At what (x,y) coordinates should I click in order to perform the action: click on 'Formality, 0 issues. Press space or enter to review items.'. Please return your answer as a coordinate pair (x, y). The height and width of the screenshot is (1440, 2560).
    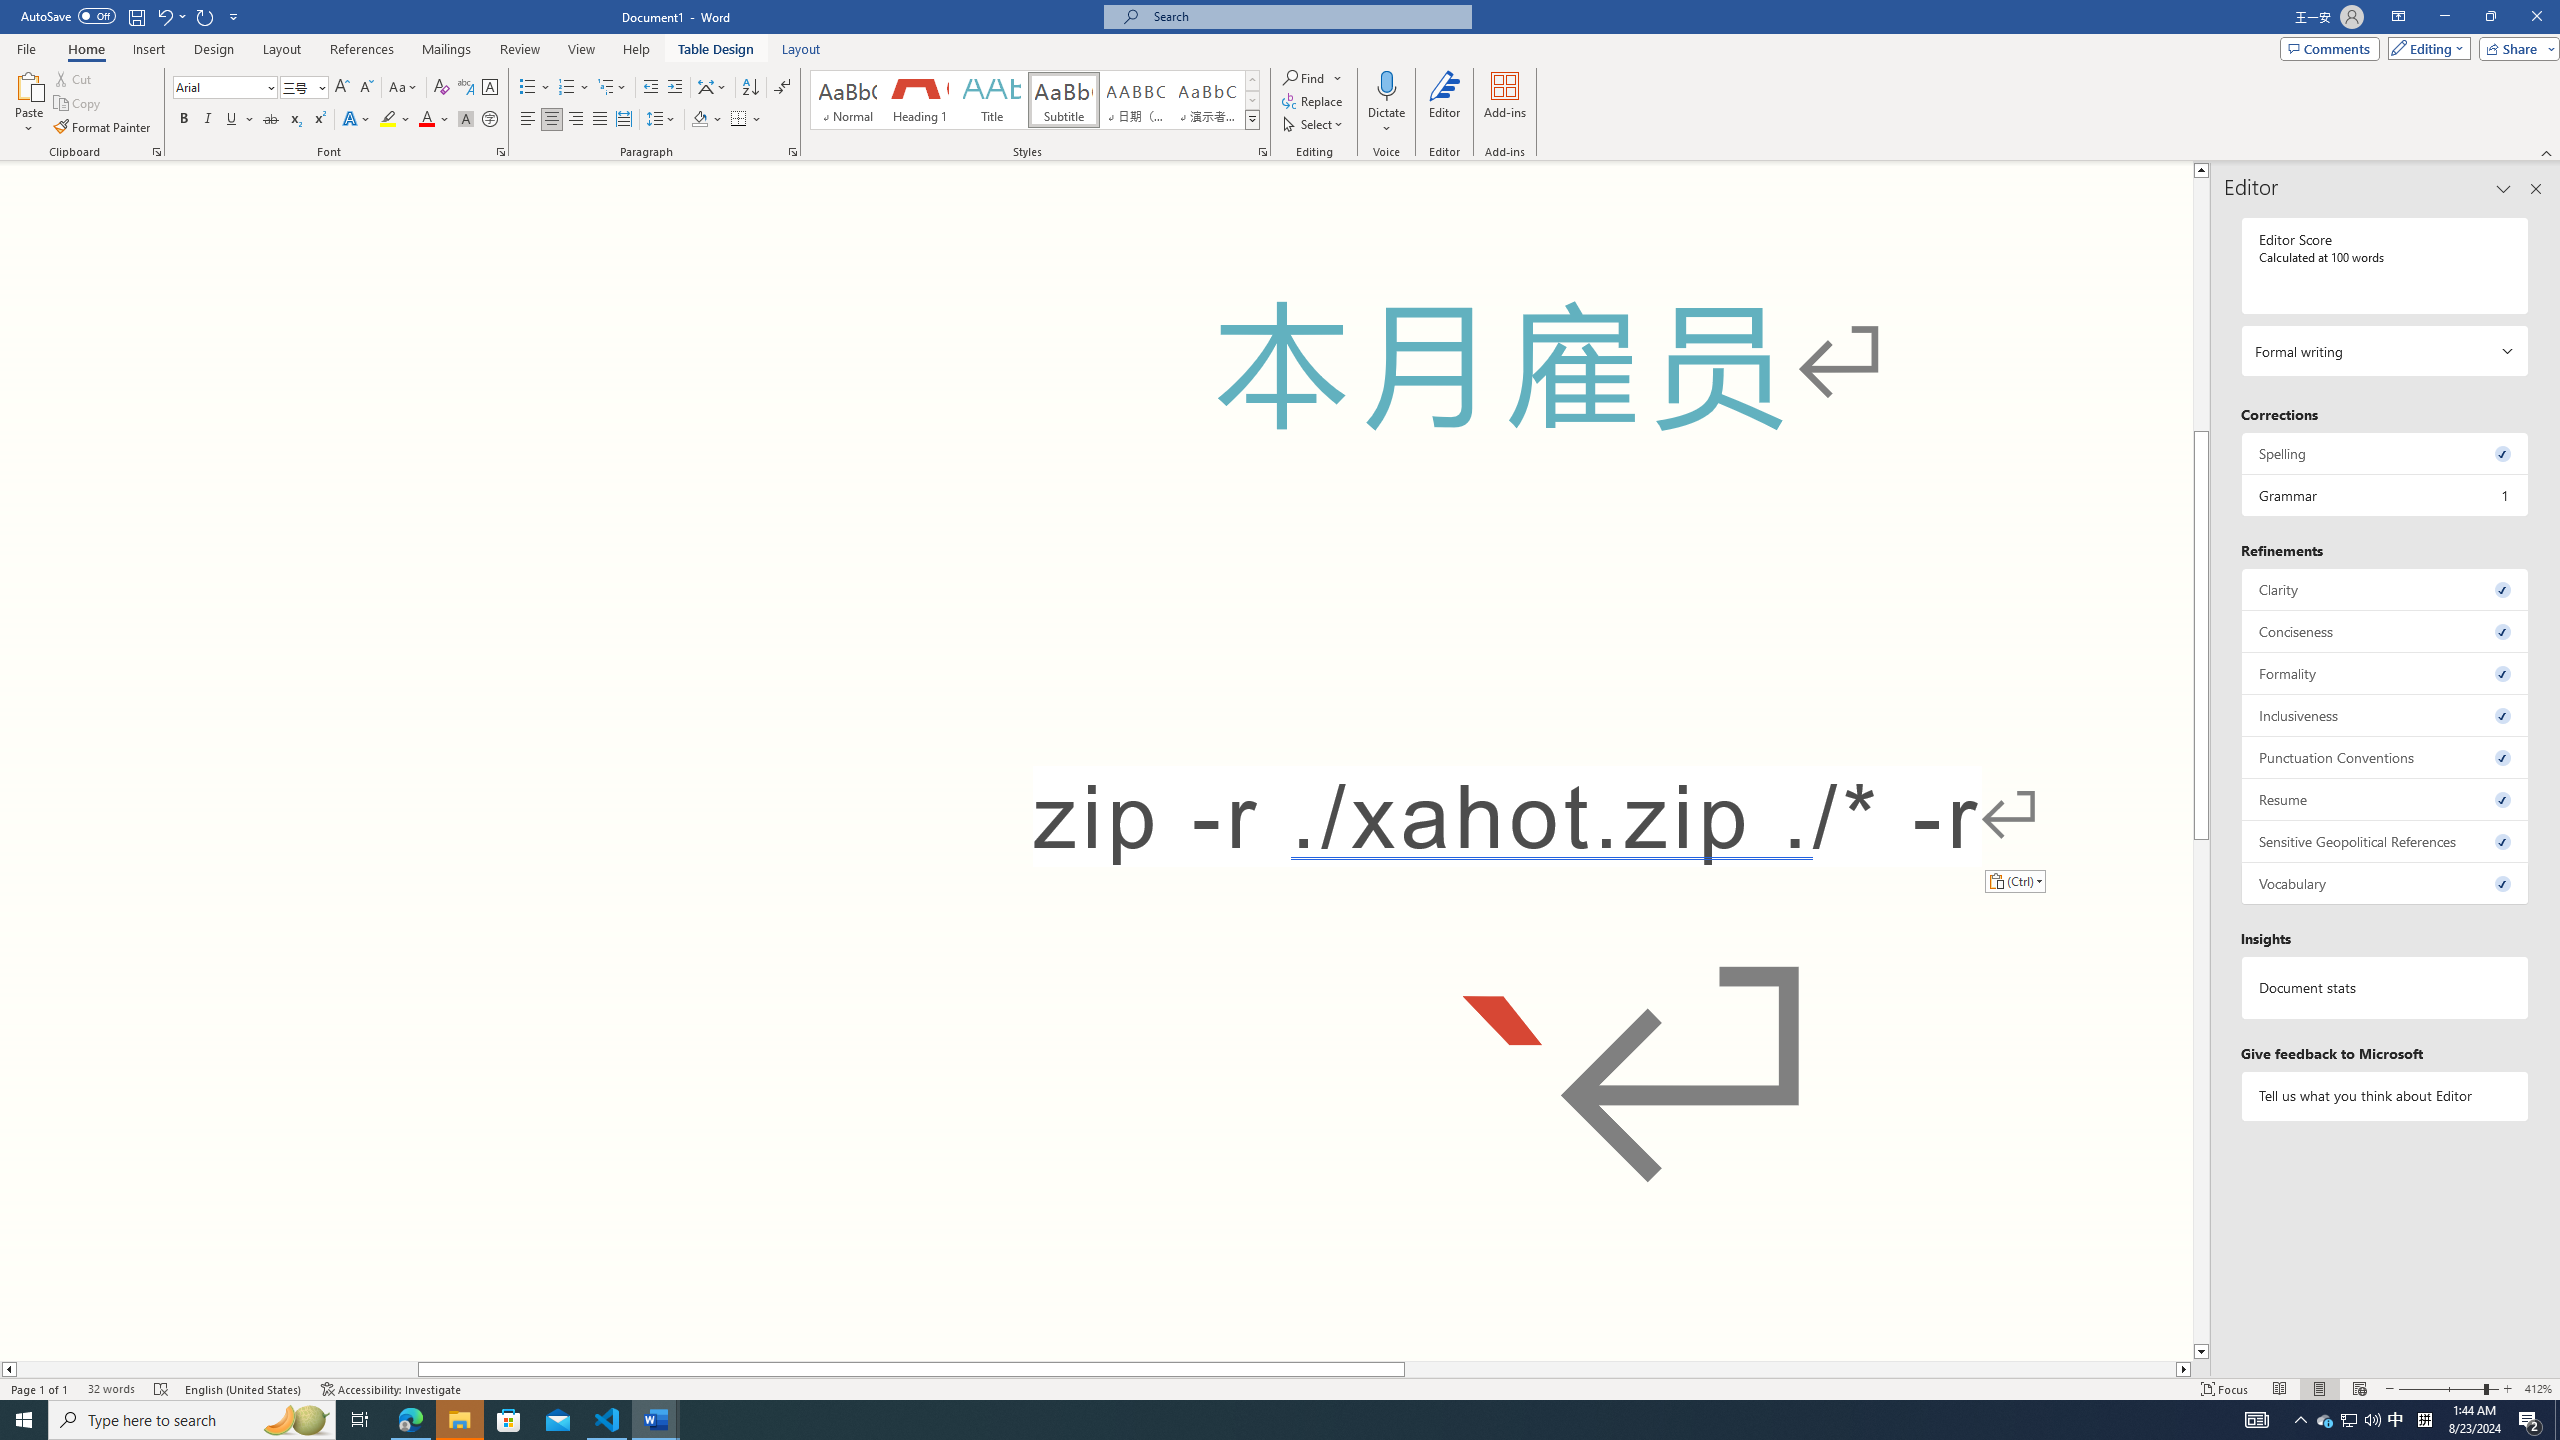
    Looking at the image, I should click on (2384, 673).